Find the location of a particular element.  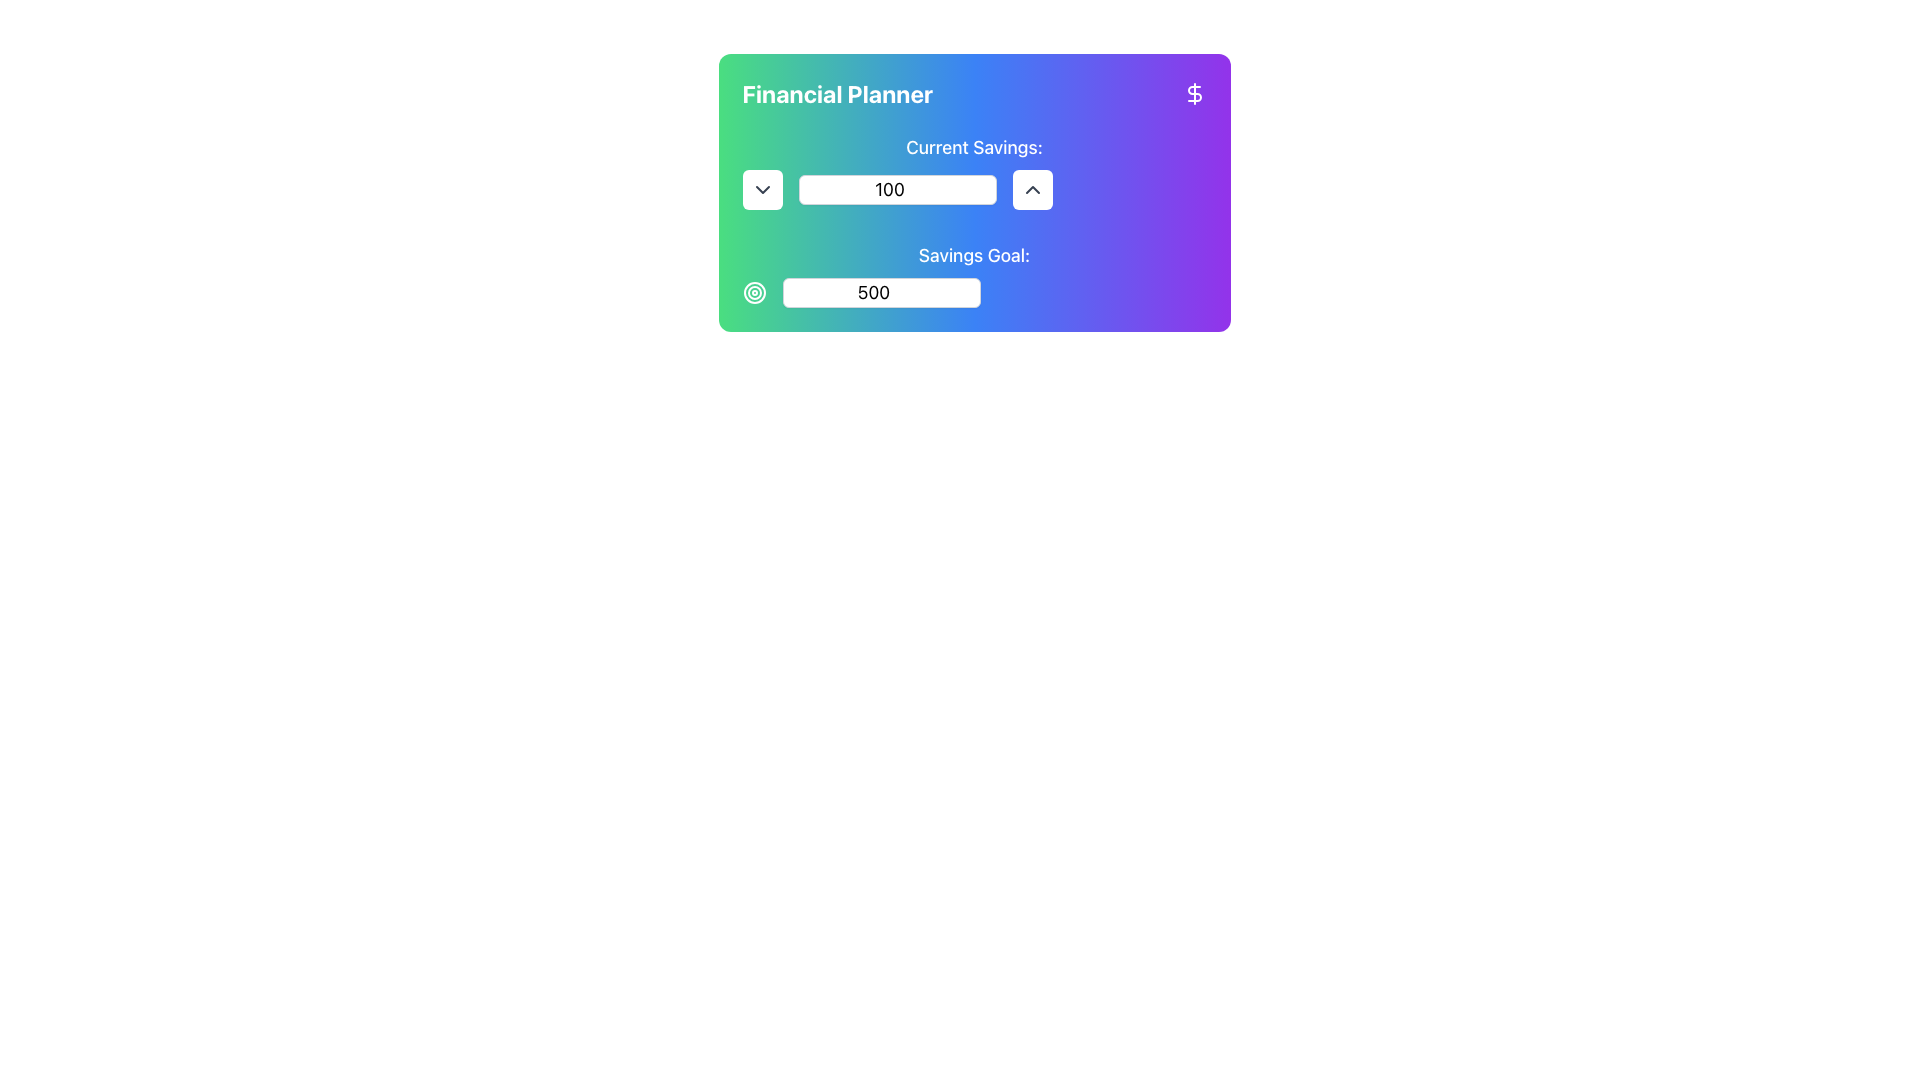

text label that says 'Current Savings:' which is displayed in white font above an input field with a gradient background is located at coordinates (974, 171).